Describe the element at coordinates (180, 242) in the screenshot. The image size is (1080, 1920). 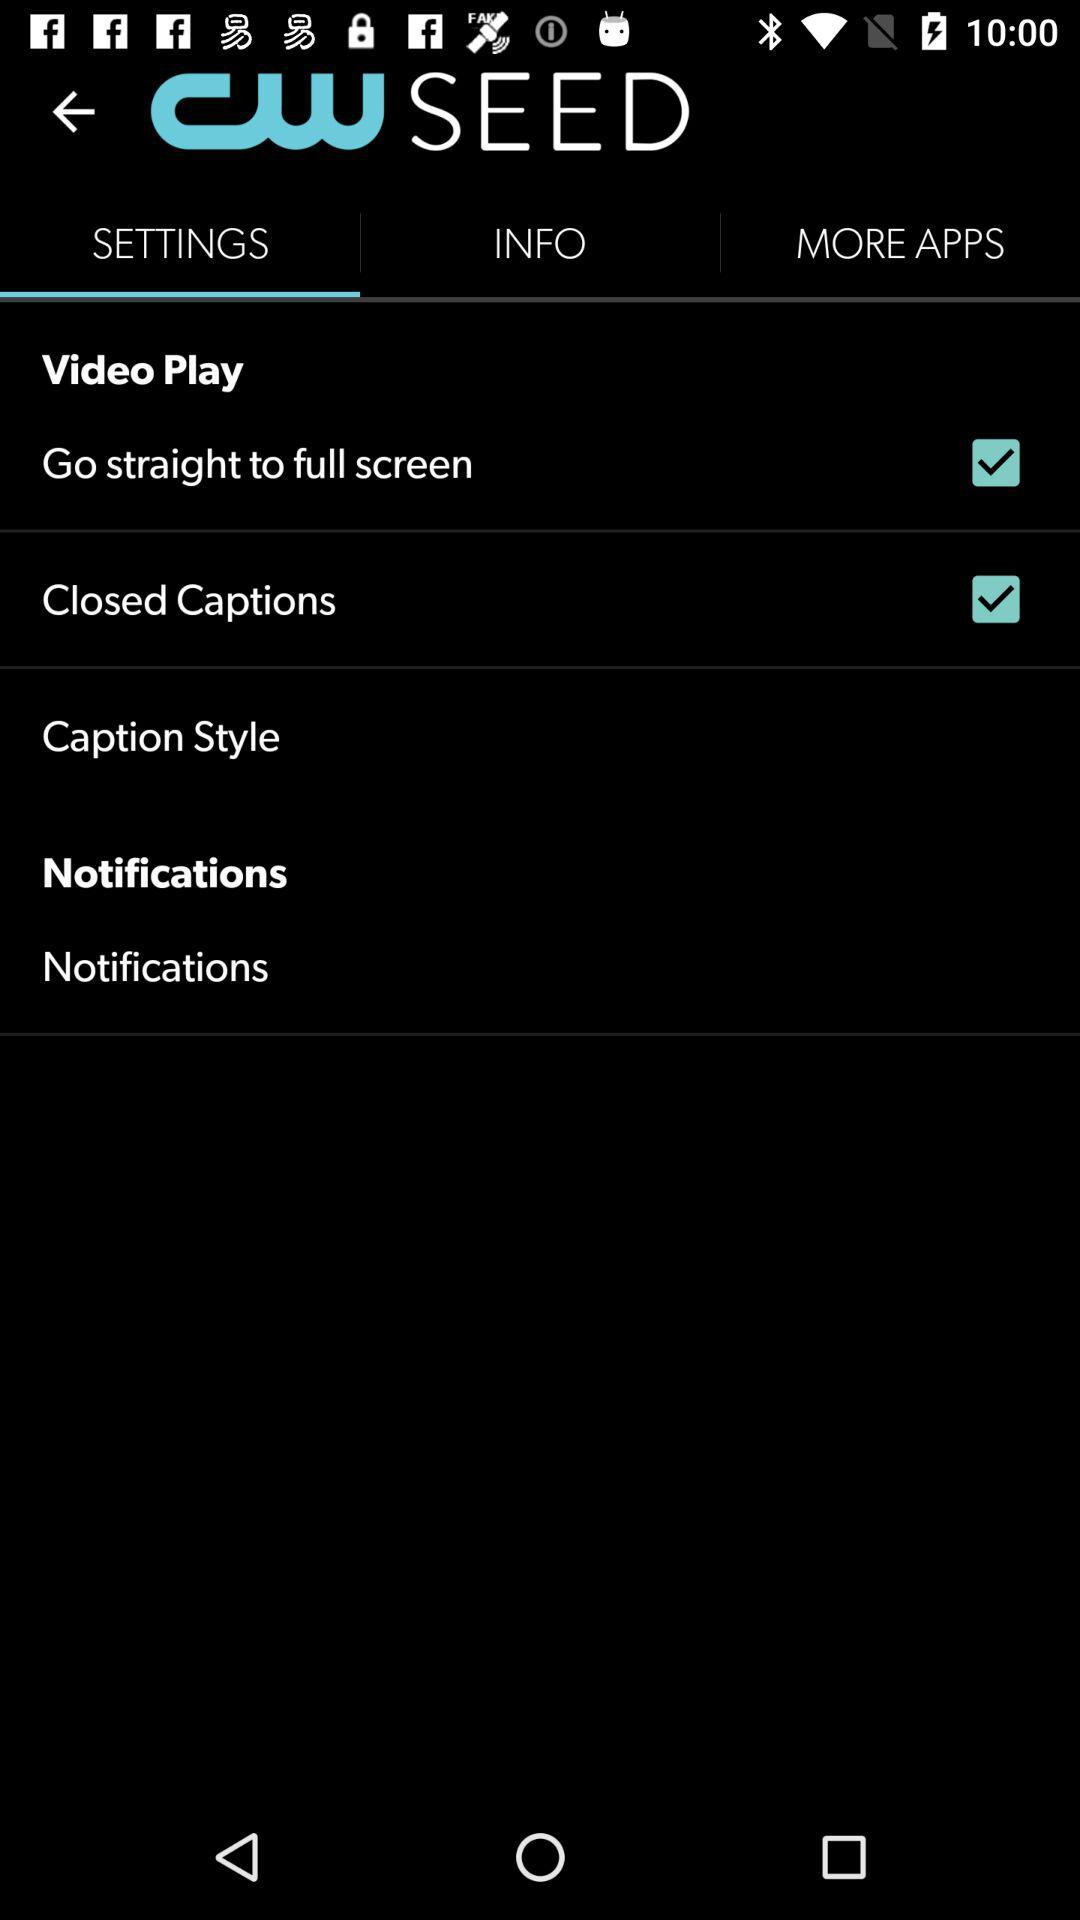
I see `settings` at that location.